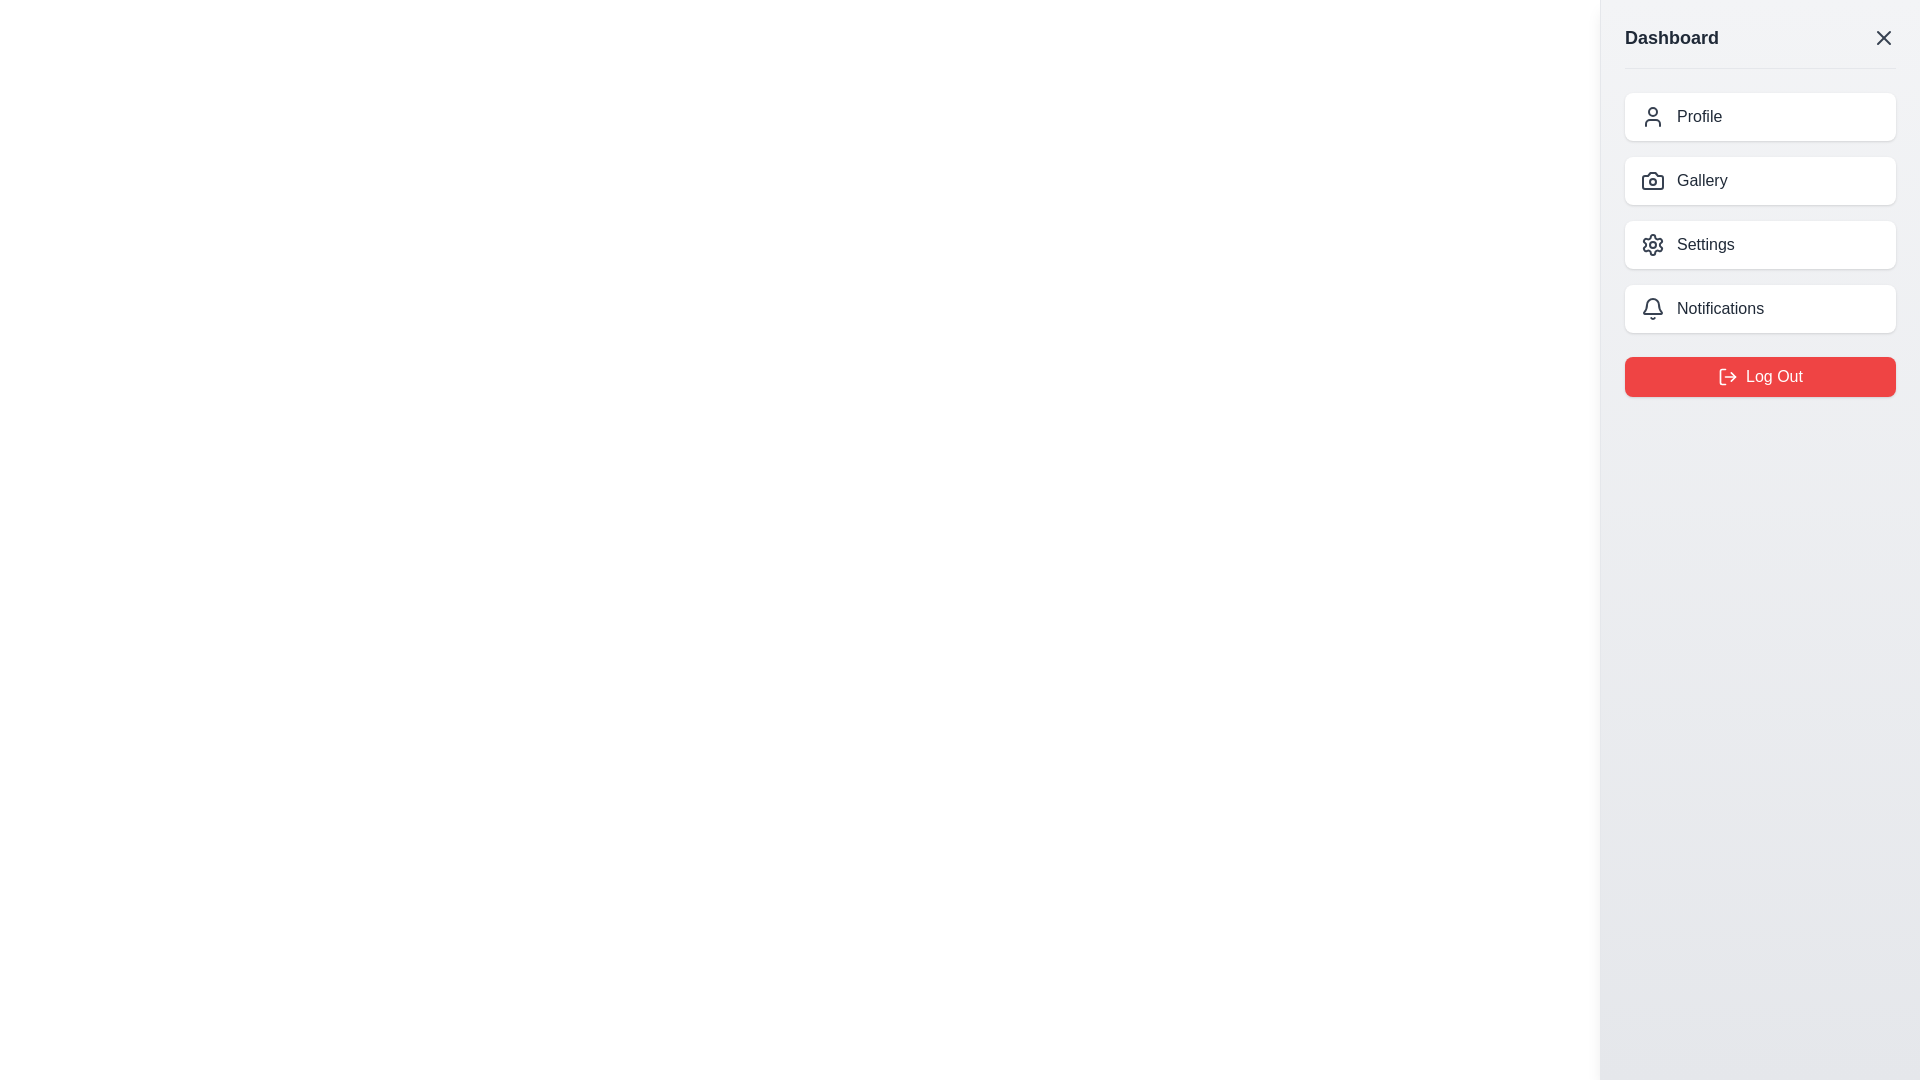 The height and width of the screenshot is (1080, 1920). What do you see at coordinates (1760, 377) in the screenshot?
I see `the 'Log Out' button located at the bottom of the right side panel, which has a bright red background and white text with an arrow icon` at bounding box center [1760, 377].